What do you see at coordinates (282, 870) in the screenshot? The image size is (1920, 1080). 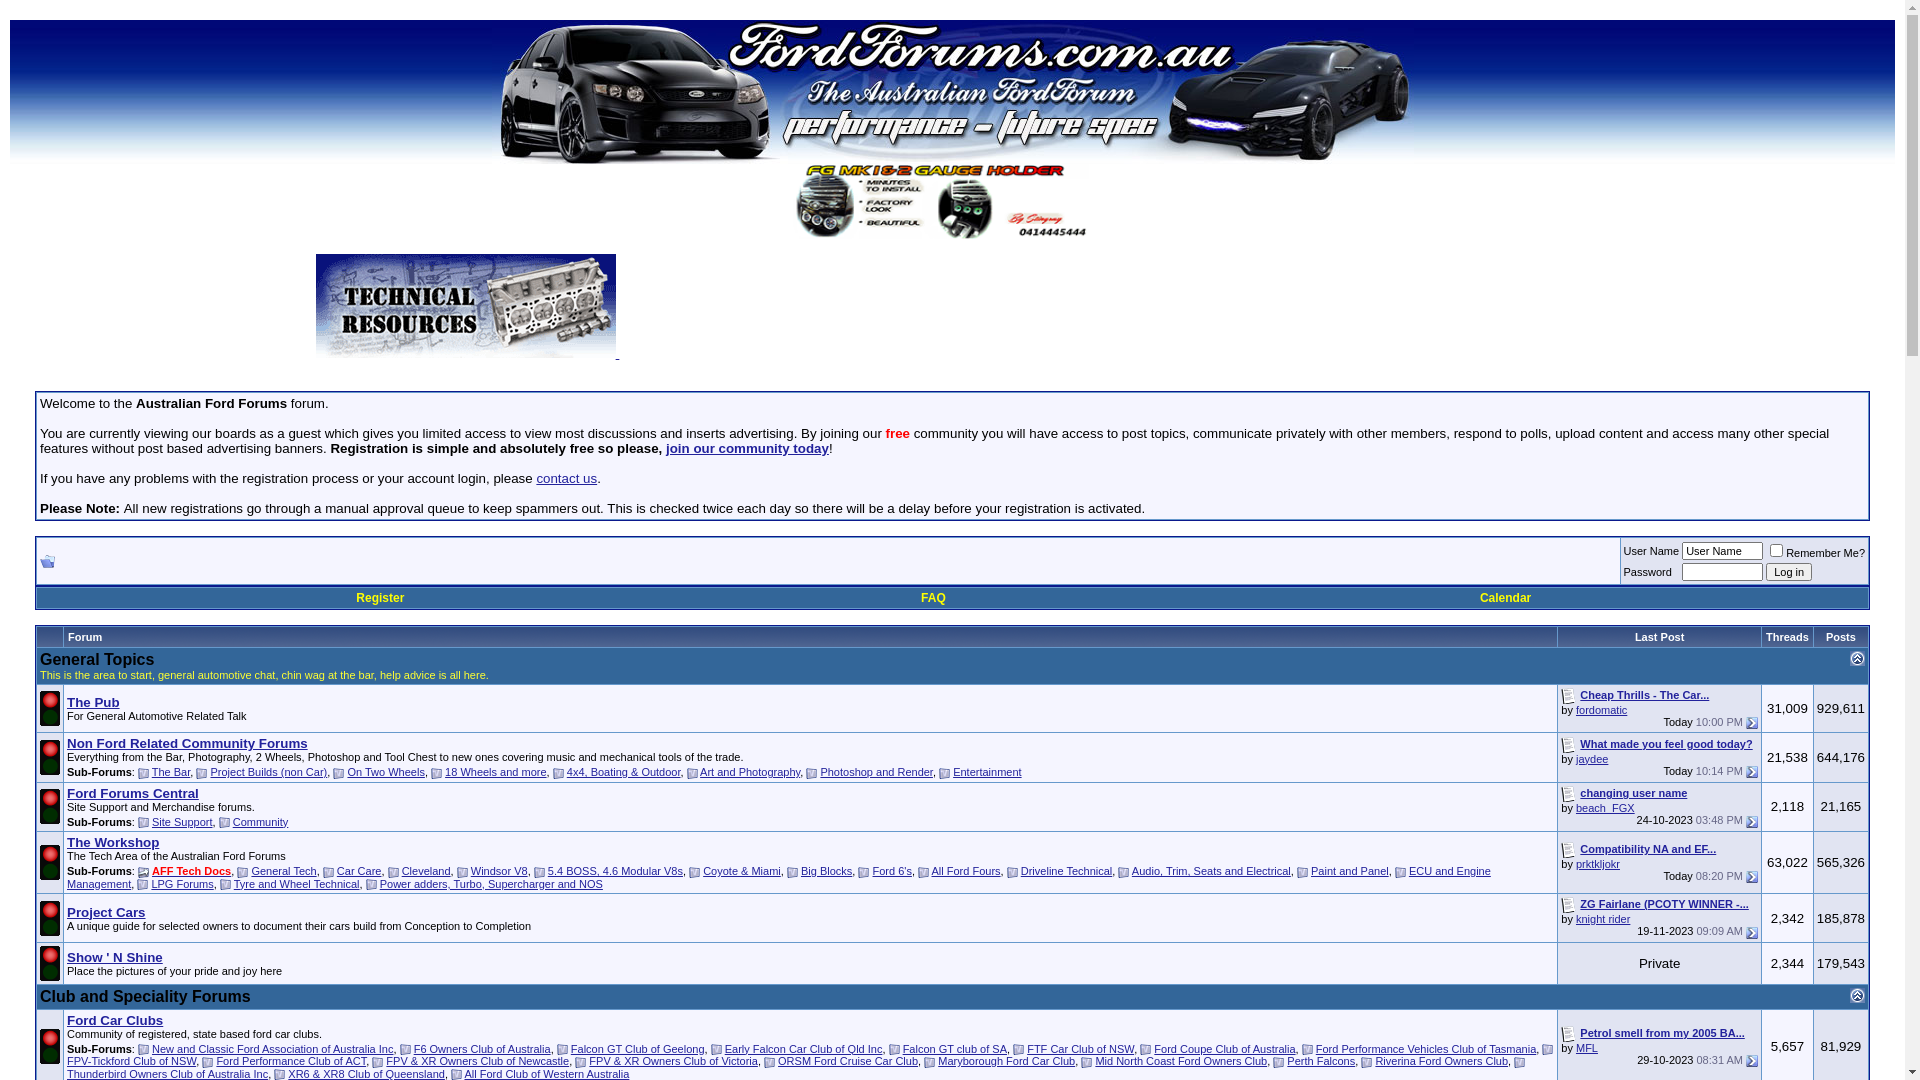 I see `'General Tech'` at bounding box center [282, 870].